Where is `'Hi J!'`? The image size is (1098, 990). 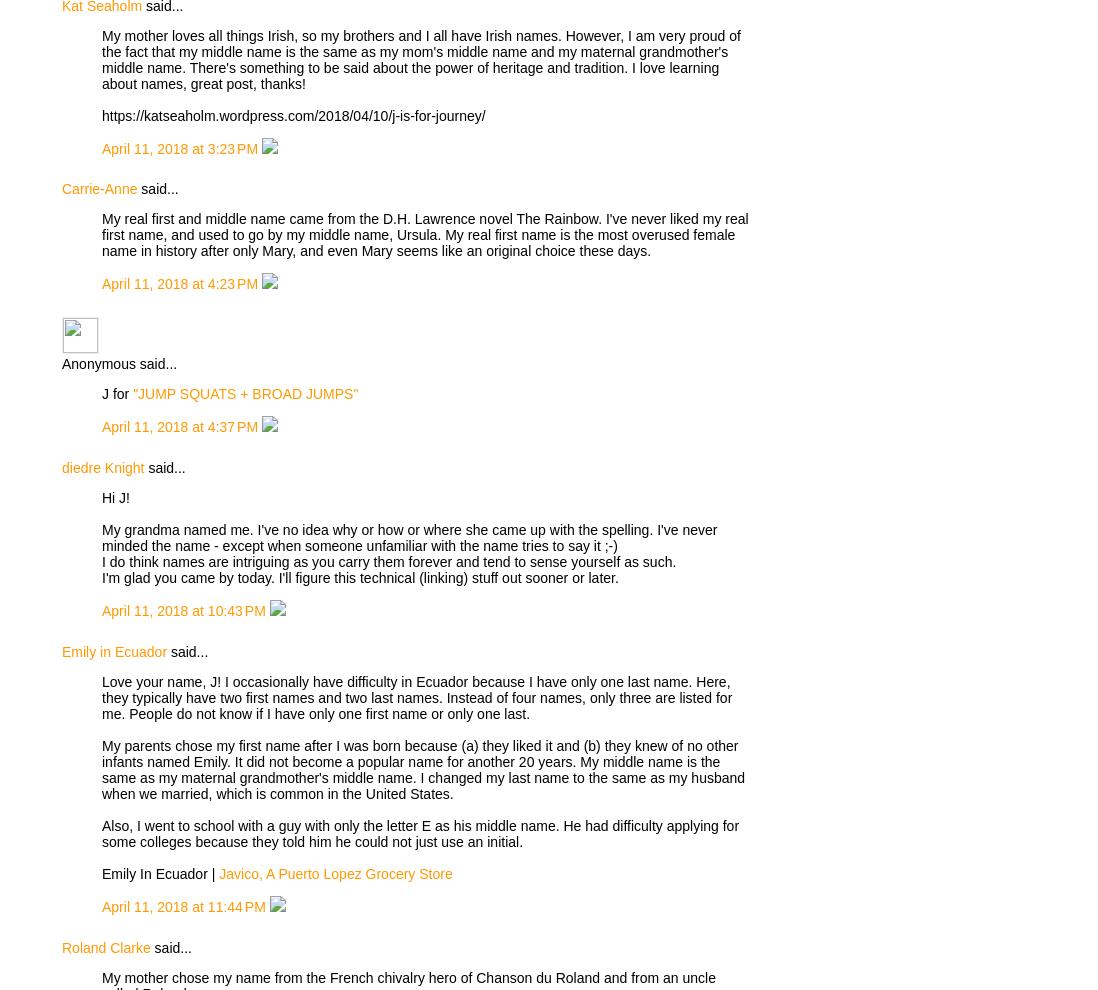
'Hi J!' is located at coordinates (115, 496).